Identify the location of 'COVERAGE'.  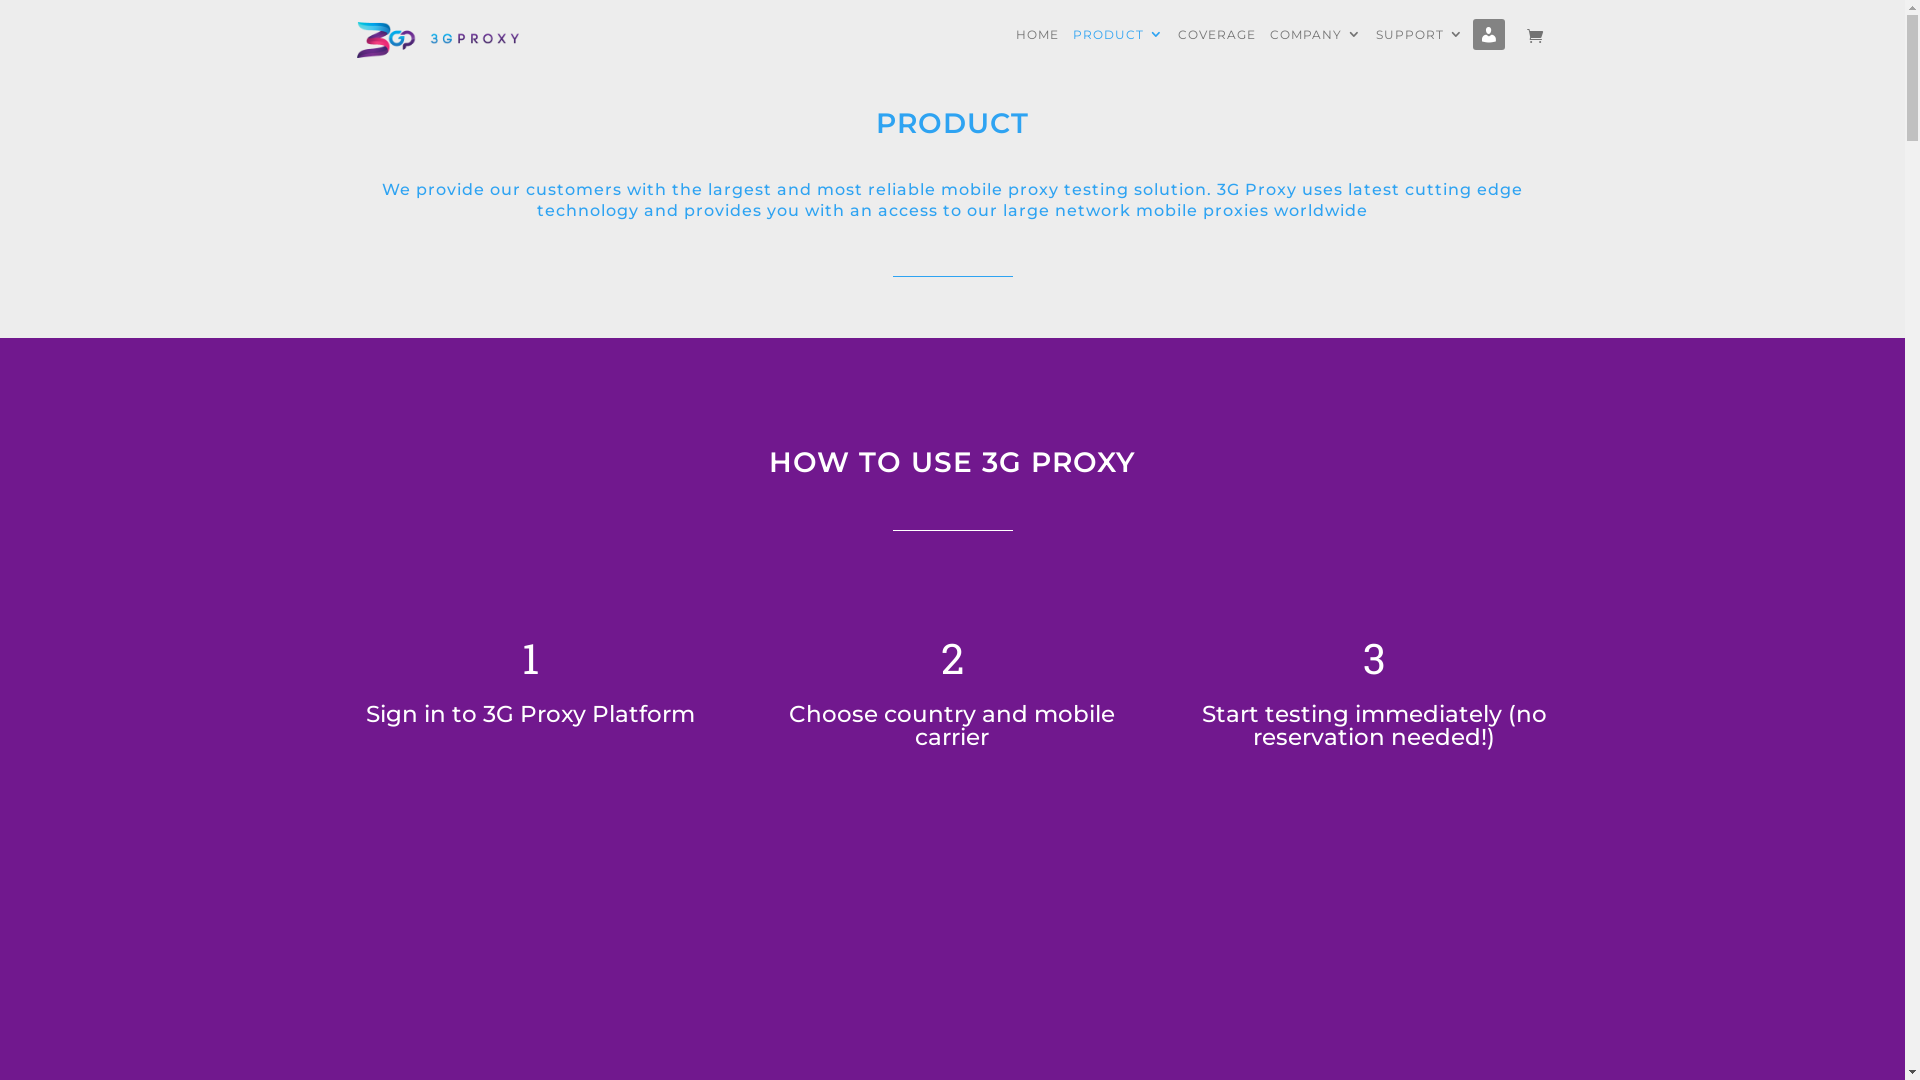
(1216, 48).